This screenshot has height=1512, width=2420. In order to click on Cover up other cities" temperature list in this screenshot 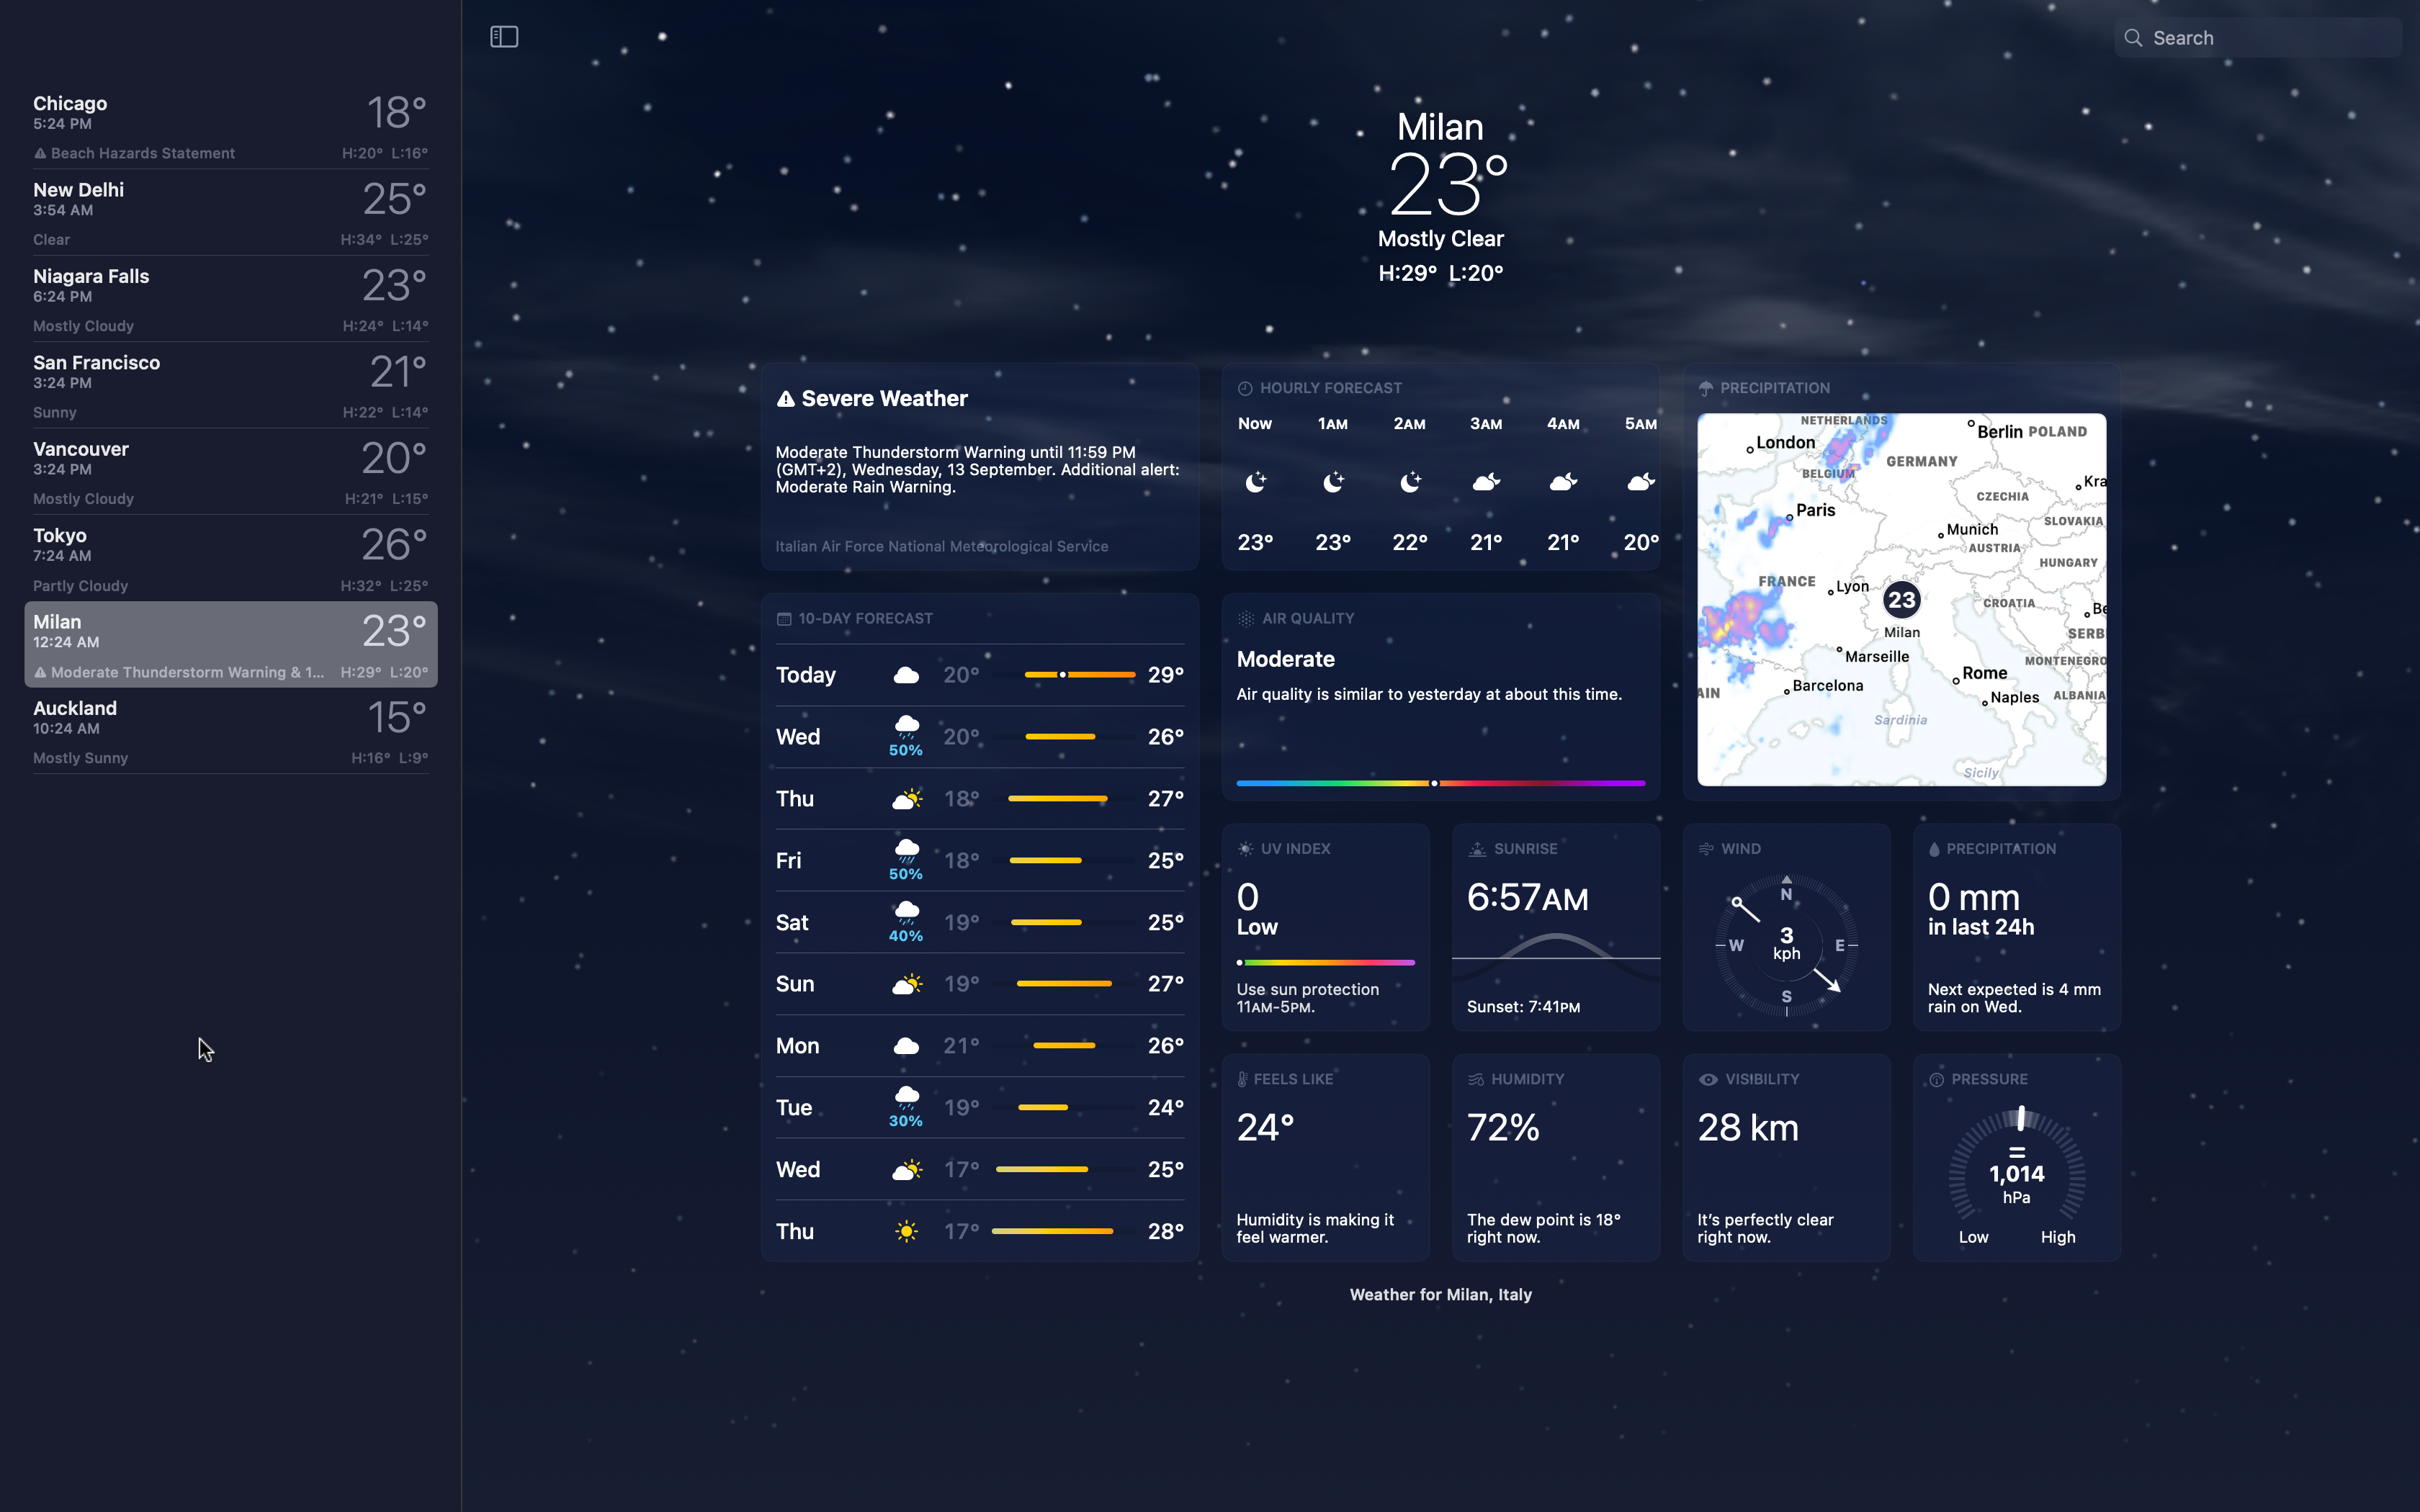, I will do `click(504, 35)`.